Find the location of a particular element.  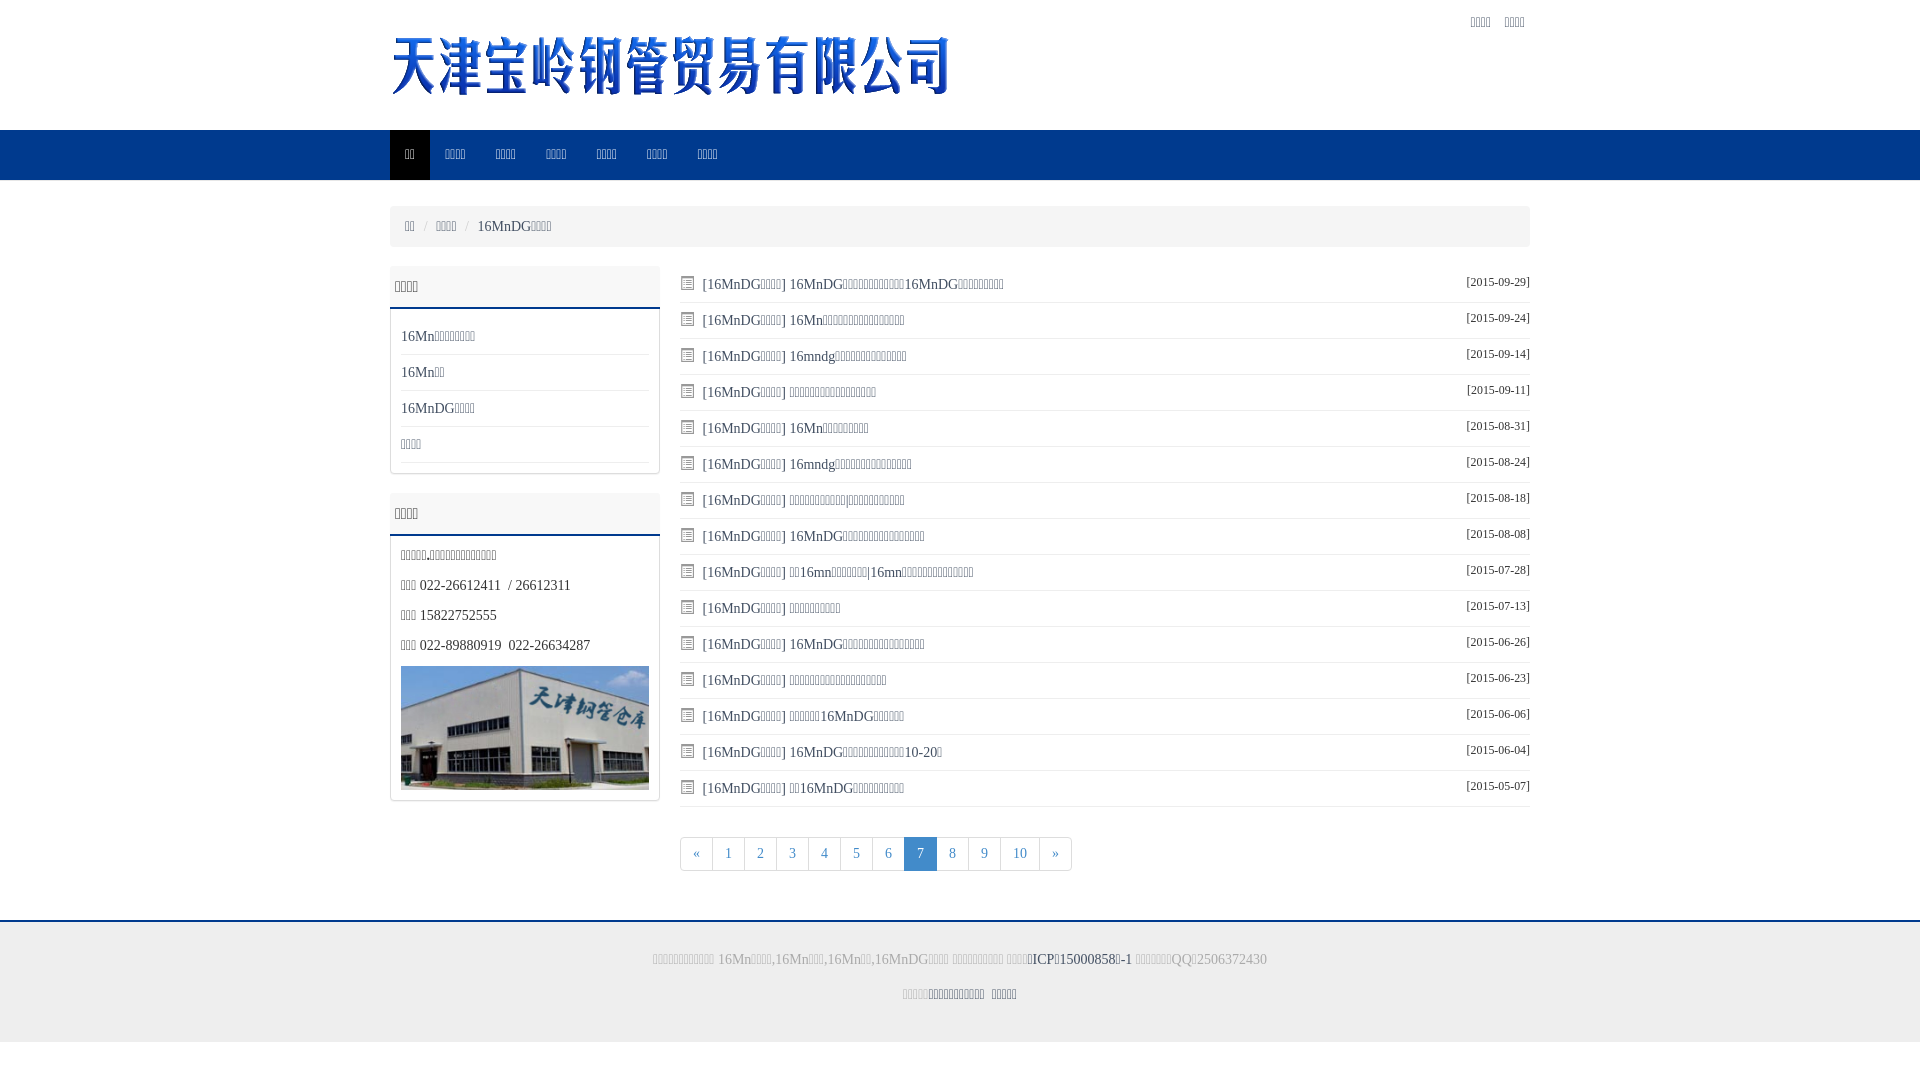

'1' is located at coordinates (711, 853).